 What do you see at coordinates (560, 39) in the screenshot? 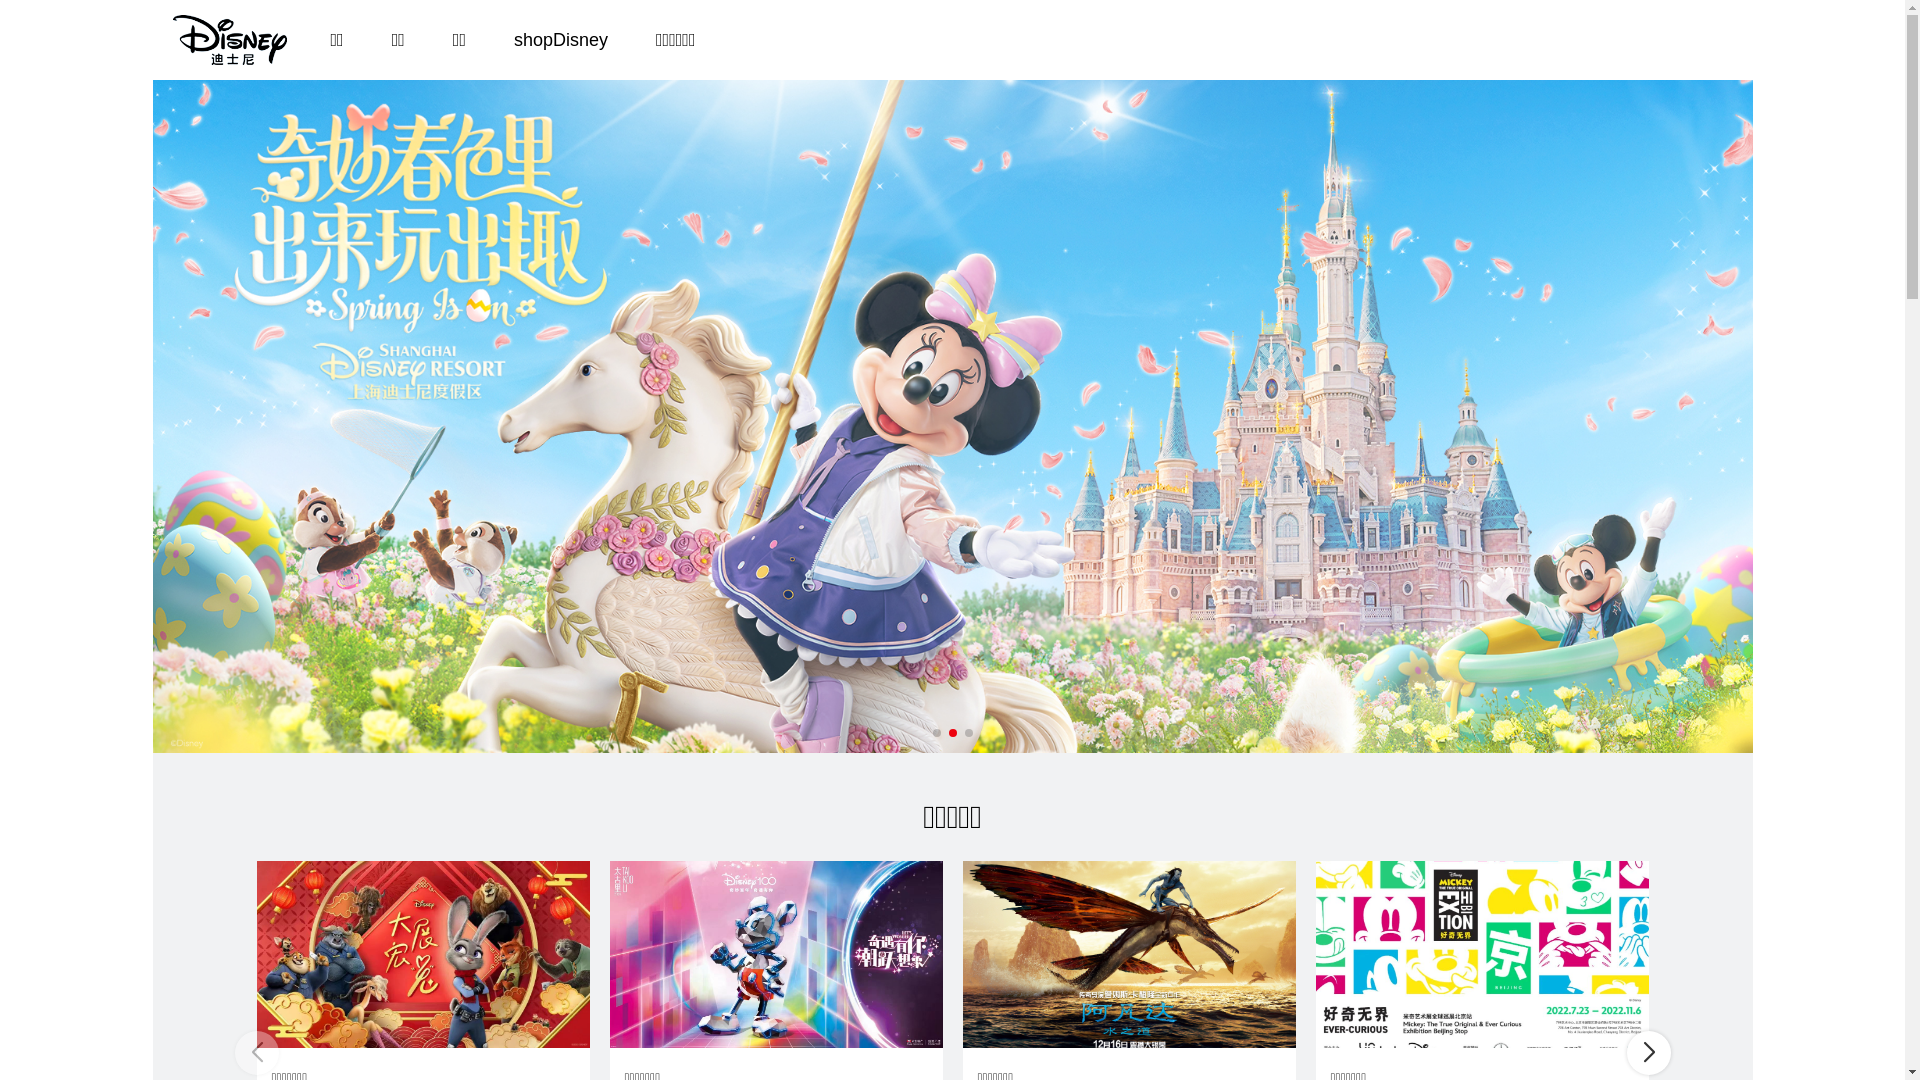
I see `'shopDisney'` at bounding box center [560, 39].